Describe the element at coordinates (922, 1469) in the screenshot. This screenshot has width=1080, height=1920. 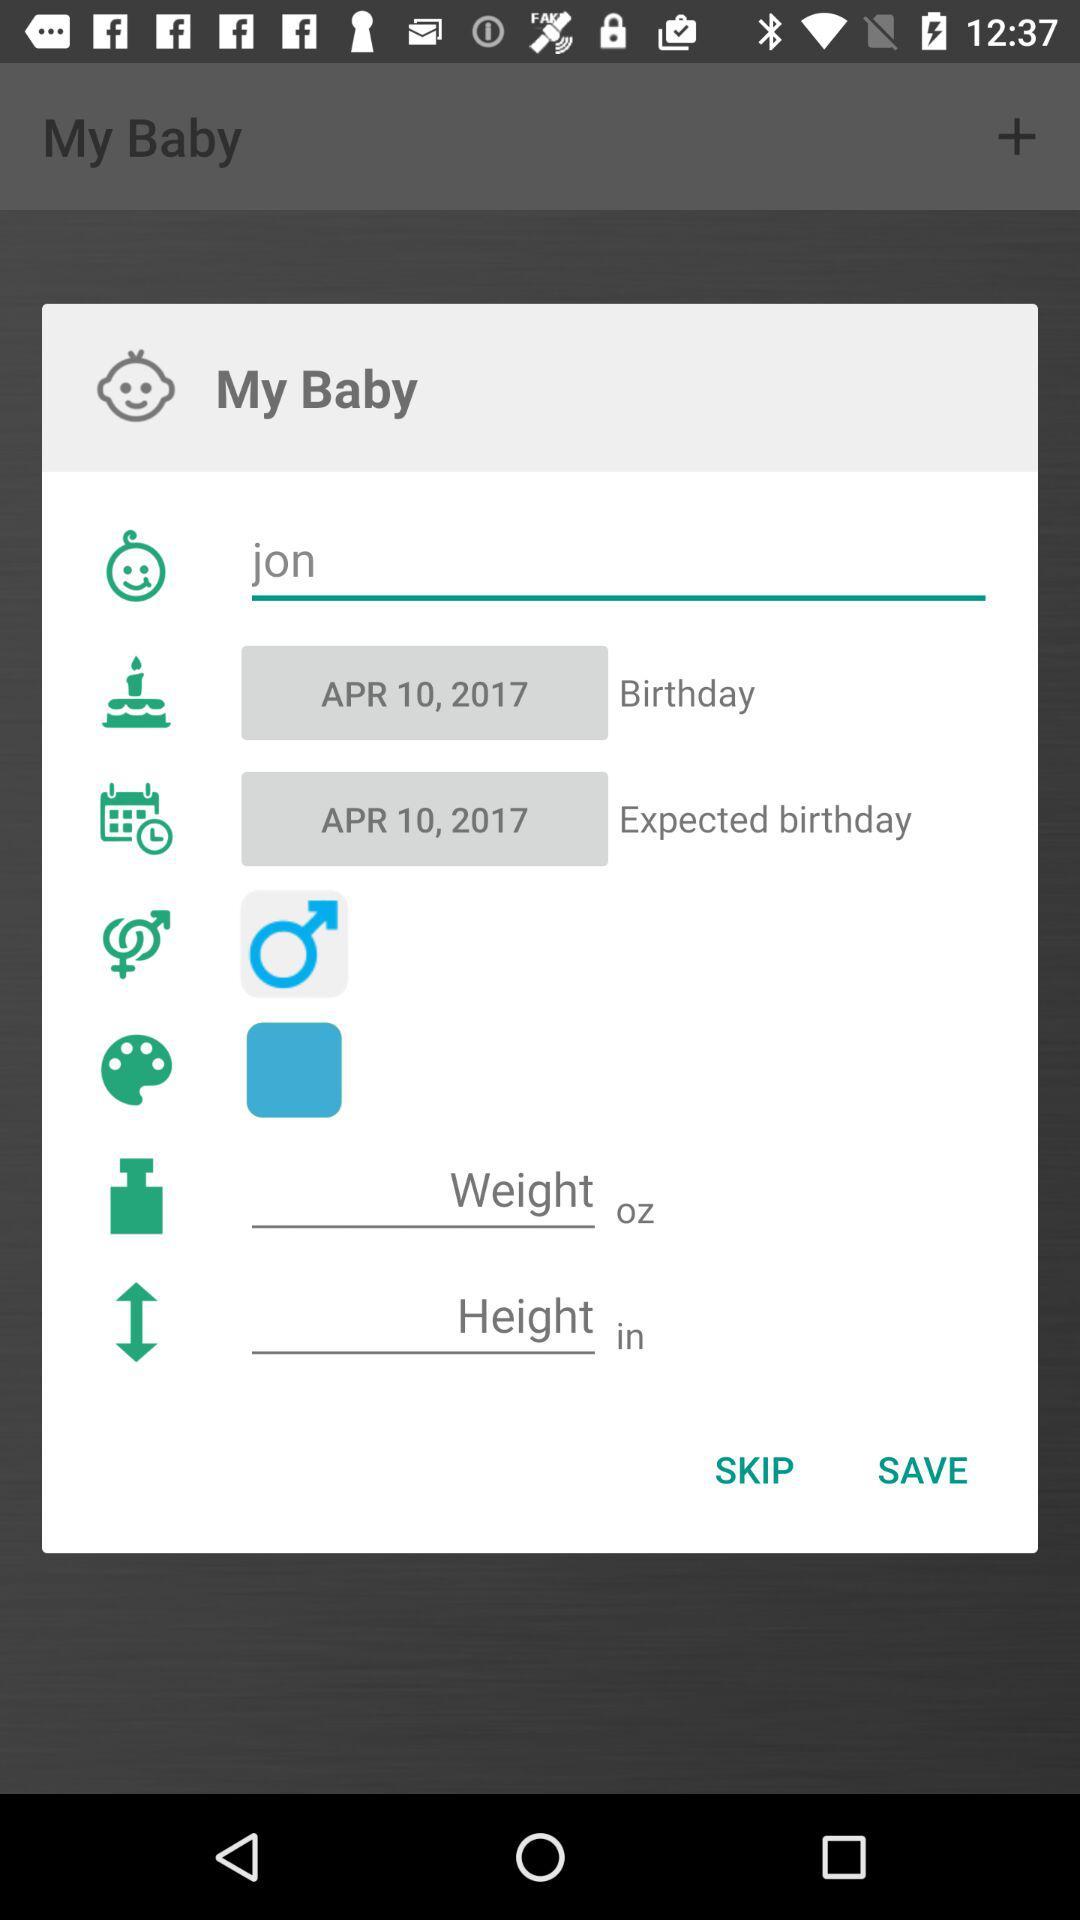
I see `the icon next to skip` at that location.